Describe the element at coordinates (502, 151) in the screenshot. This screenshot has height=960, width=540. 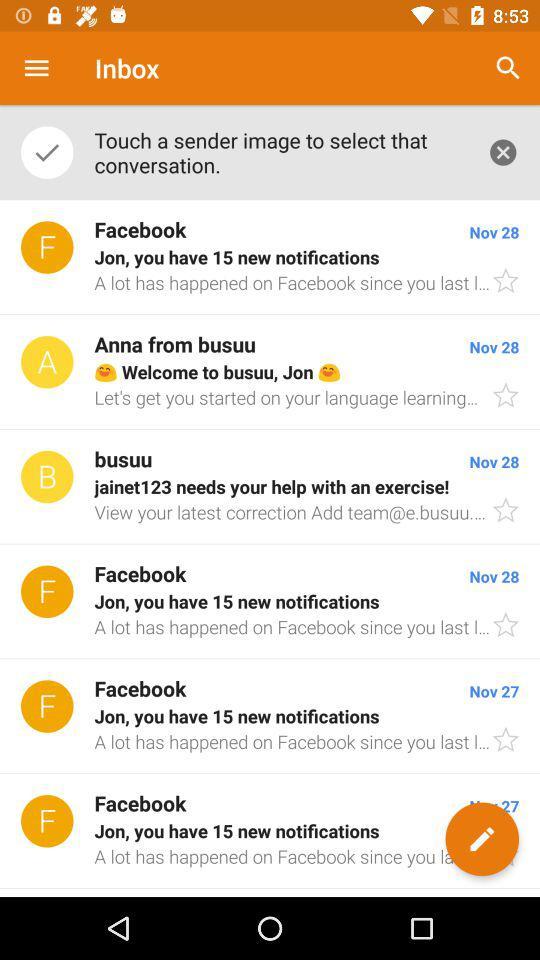
I see `icon to the right of touch a sender icon` at that location.